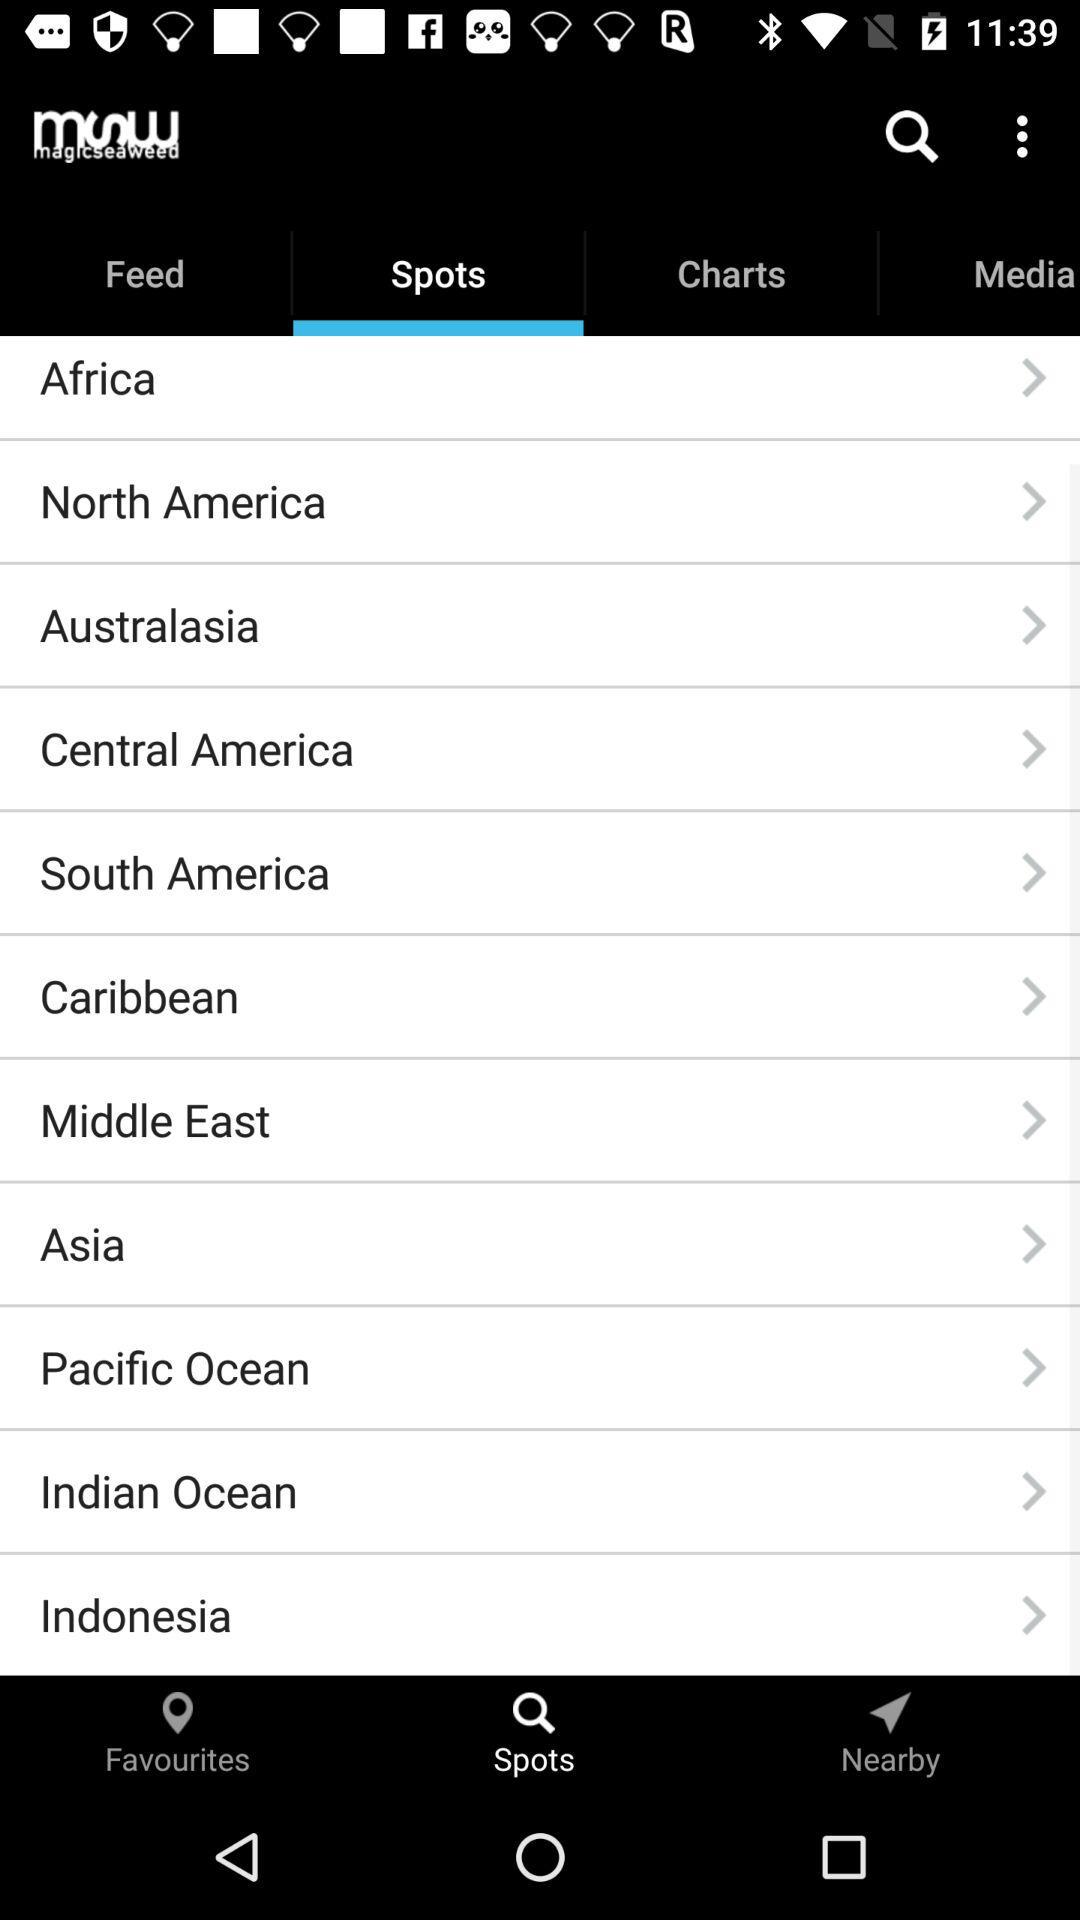 The image size is (1080, 1920). Describe the element at coordinates (184, 872) in the screenshot. I see `icon below the central america` at that location.